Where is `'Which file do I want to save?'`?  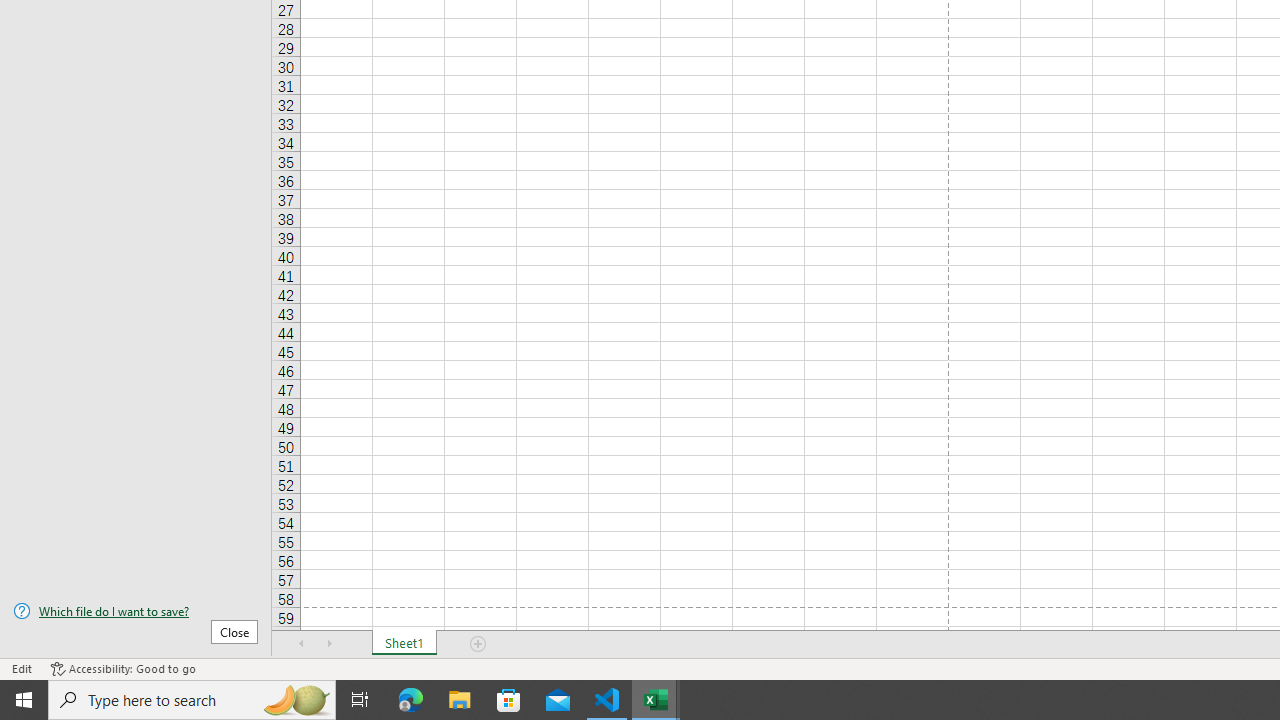 'Which file do I want to save?' is located at coordinates (135, 610).